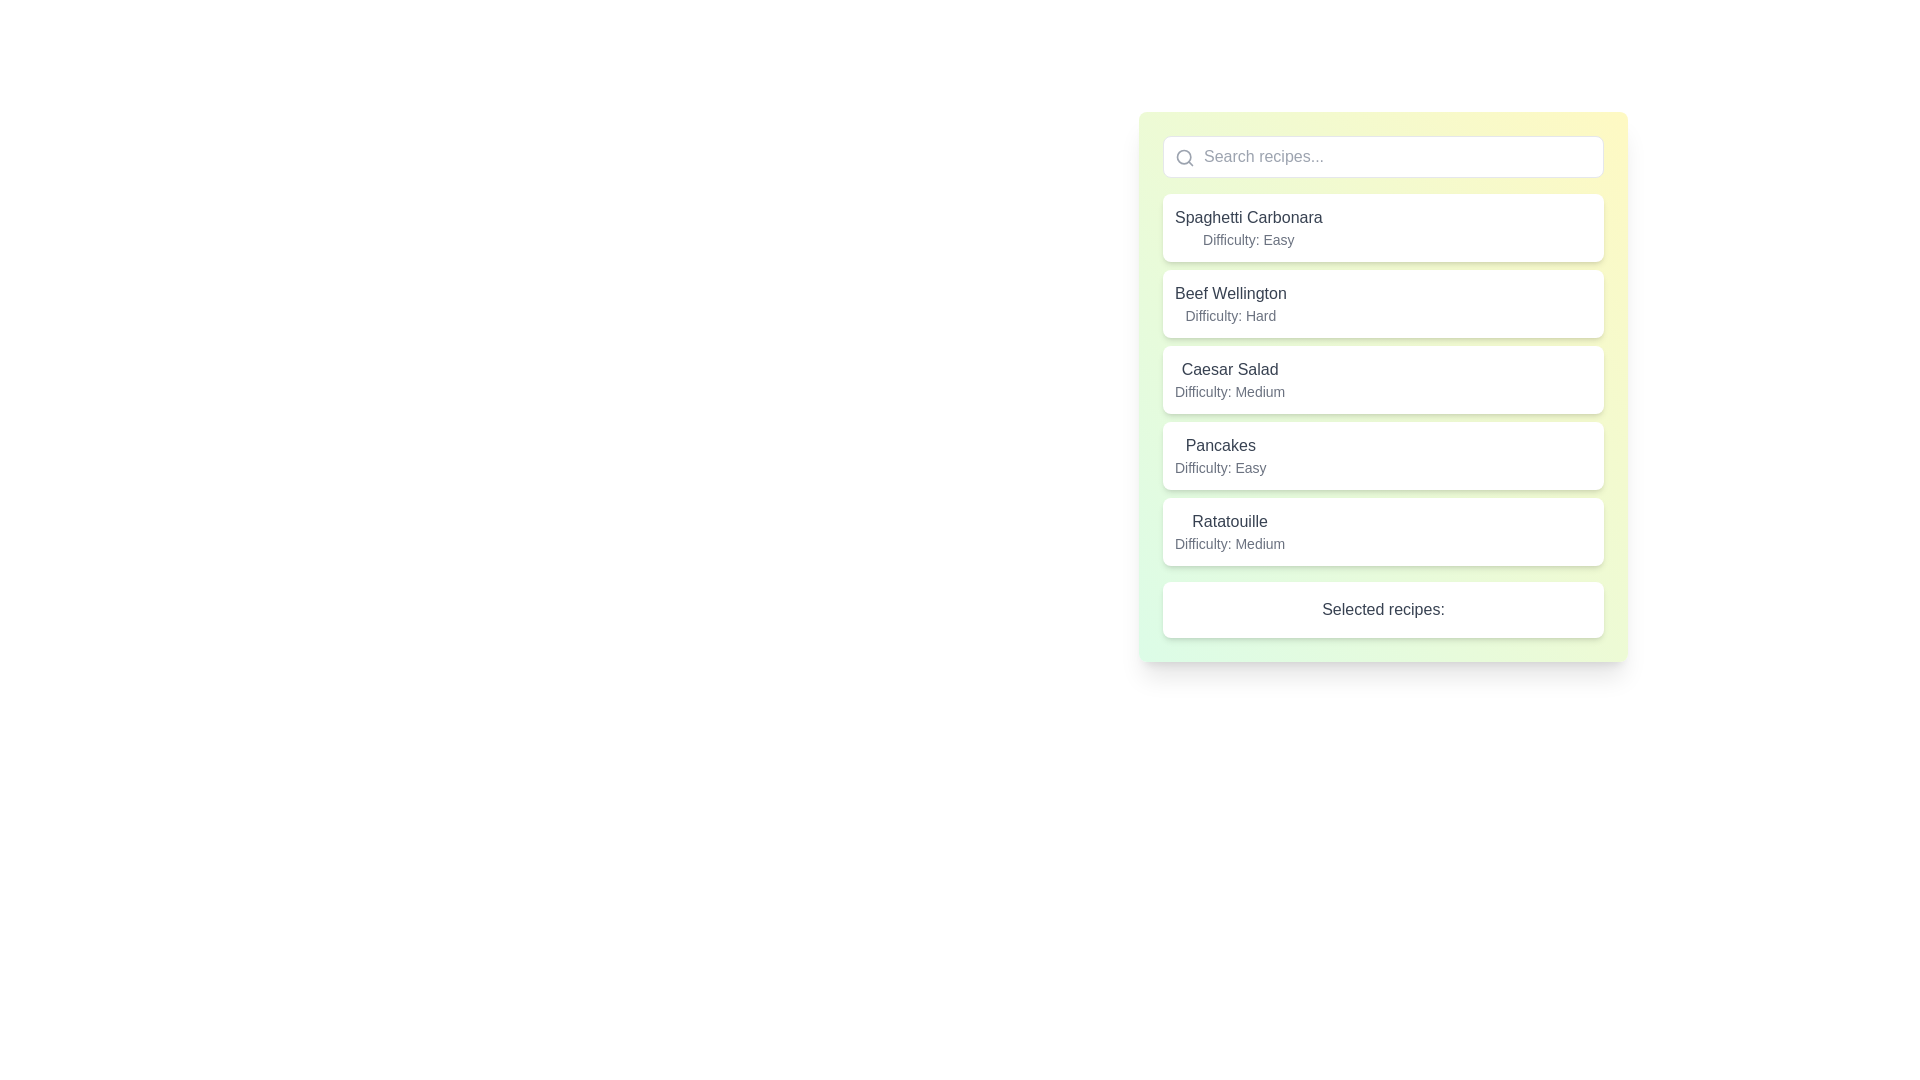 The image size is (1920, 1080). What do you see at coordinates (1184, 156) in the screenshot?
I see `the SVG Circle element, which has a gray border and is located at the top-left corner of the search bar, representing the search functionality` at bounding box center [1184, 156].